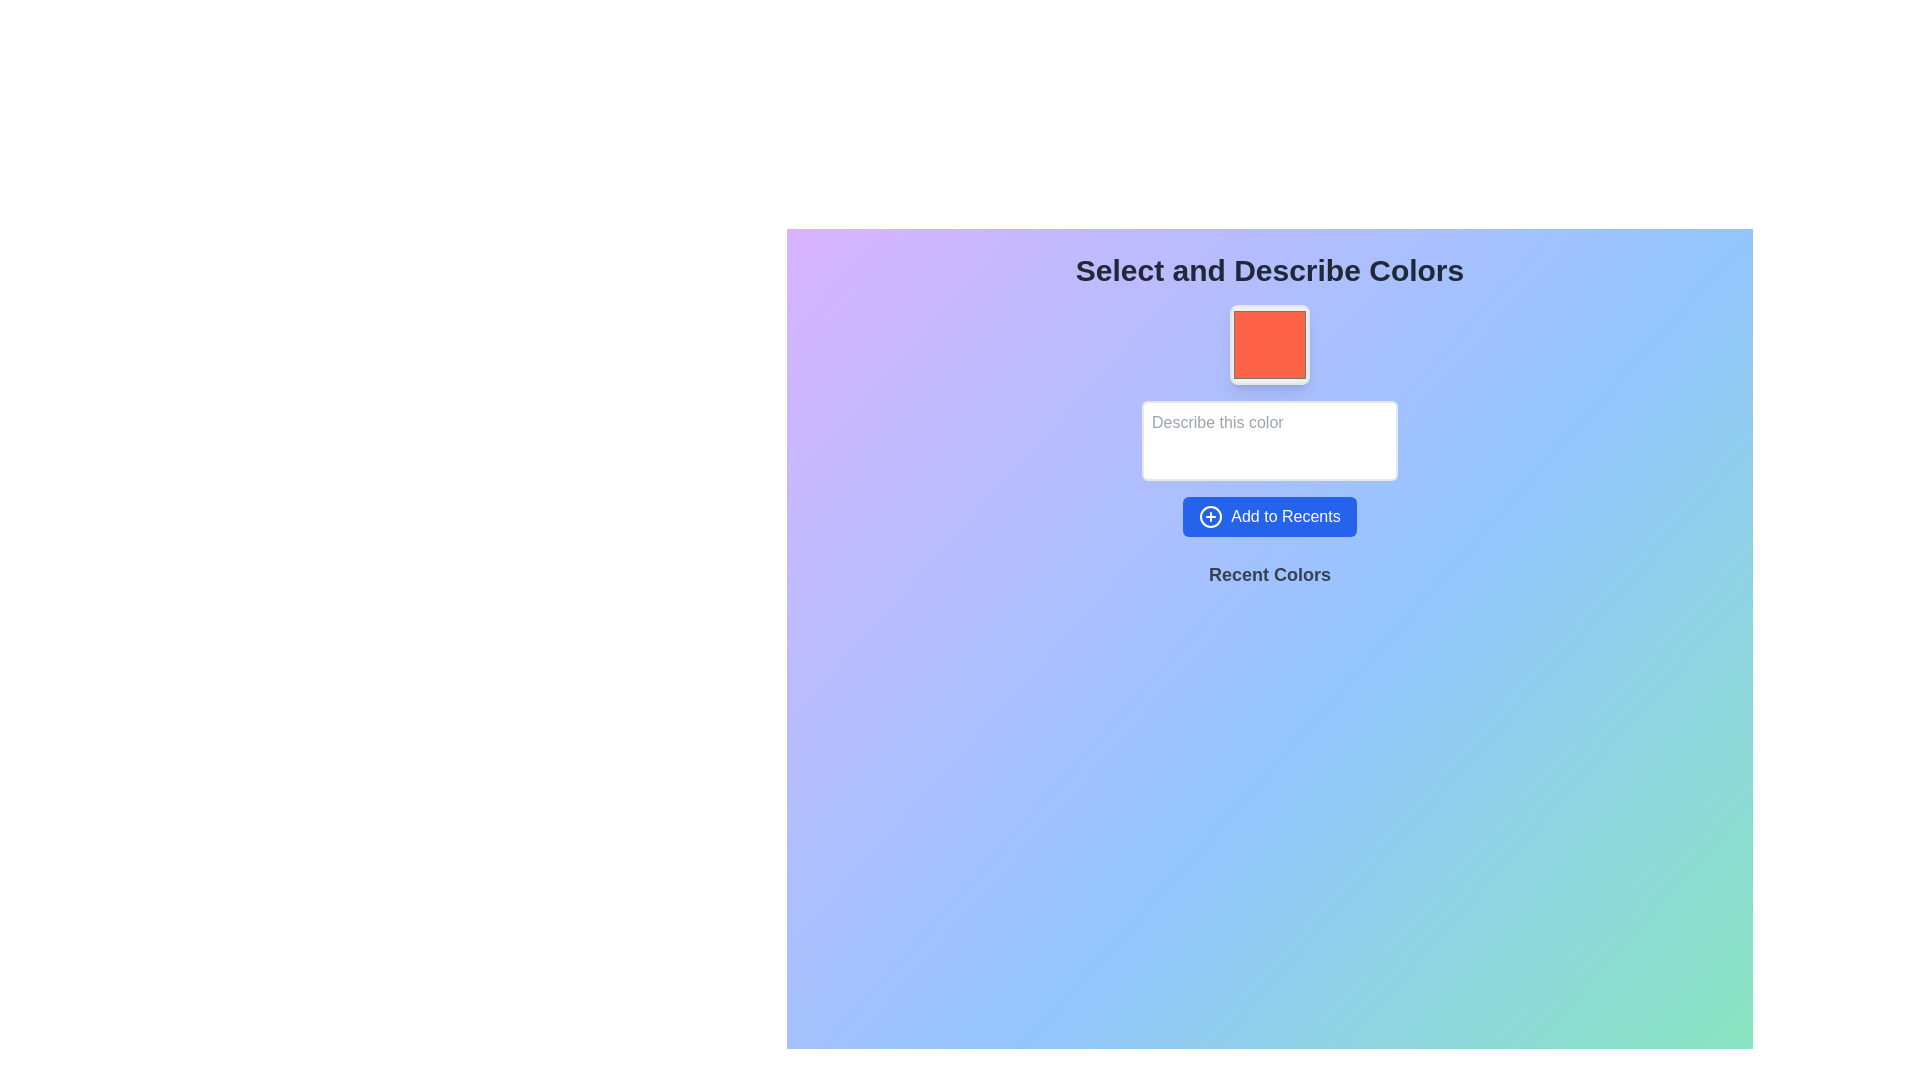 This screenshot has width=1920, height=1080. I want to click on the 'Recent Colors' Text Label, which is positioned directly below the 'Add to Recents' button and serves as a heading for the subsequent section, so click(1269, 582).